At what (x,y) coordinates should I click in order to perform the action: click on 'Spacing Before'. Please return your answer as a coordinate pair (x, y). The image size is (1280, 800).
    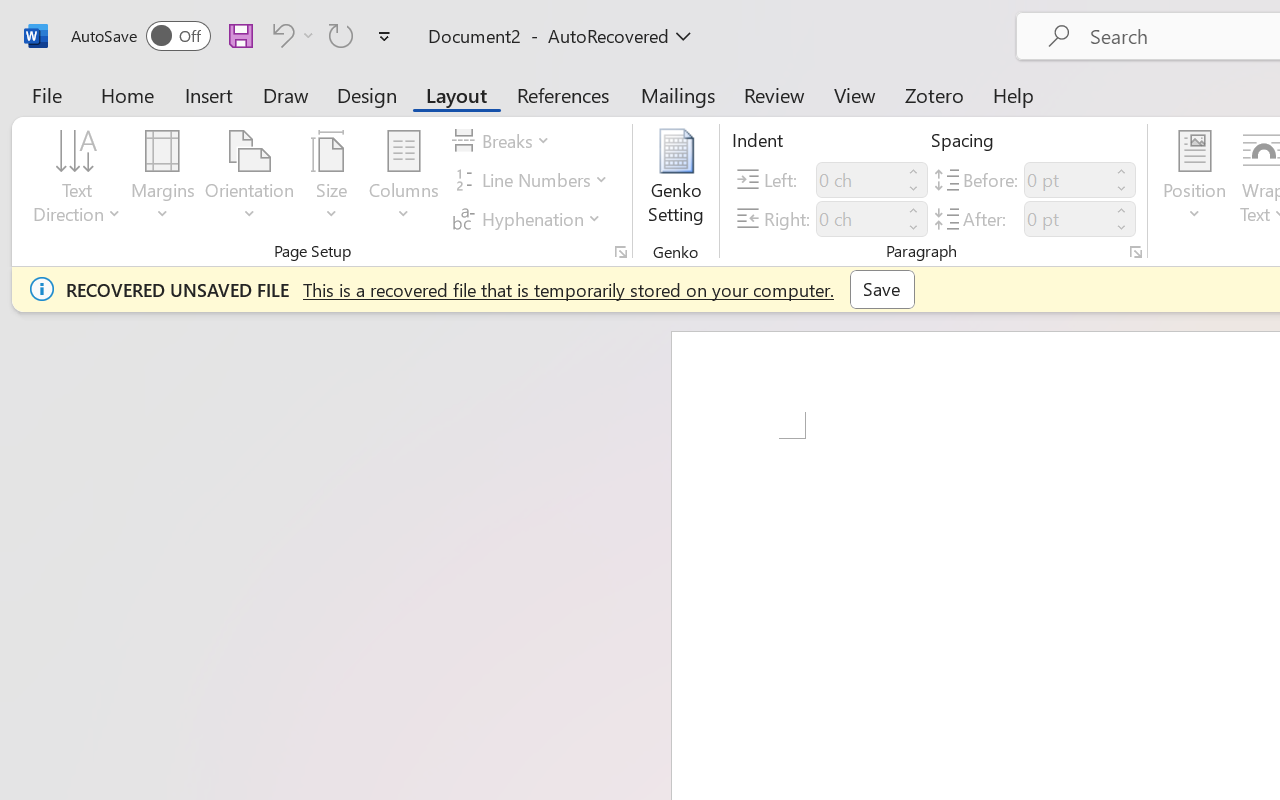
    Looking at the image, I should click on (1065, 178).